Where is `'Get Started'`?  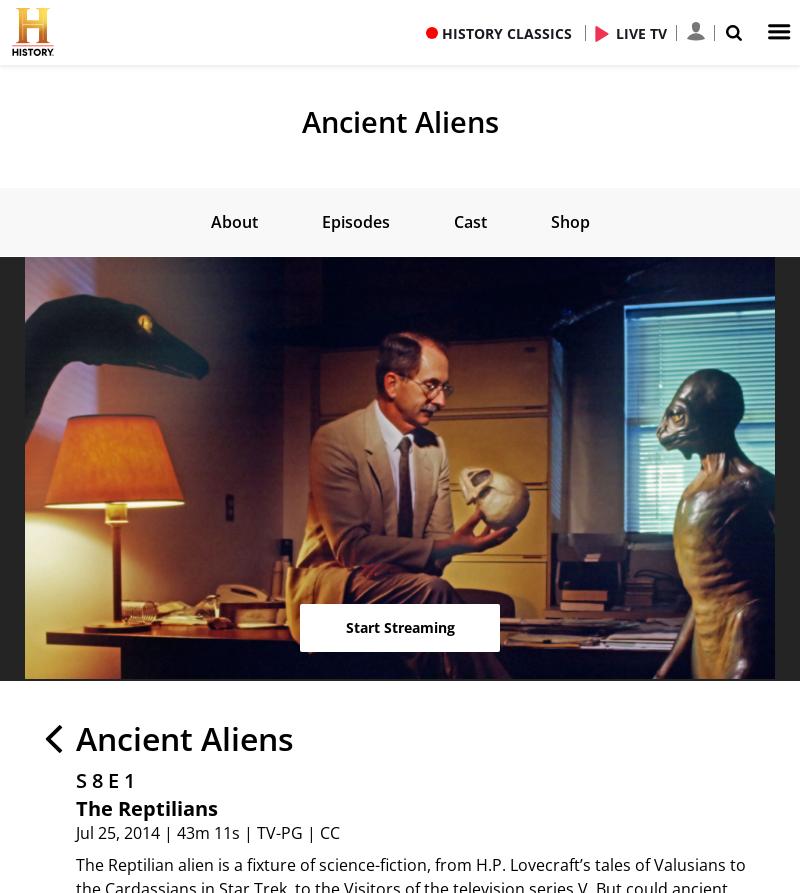
'Get Started' is located at coordinates (400, 354).